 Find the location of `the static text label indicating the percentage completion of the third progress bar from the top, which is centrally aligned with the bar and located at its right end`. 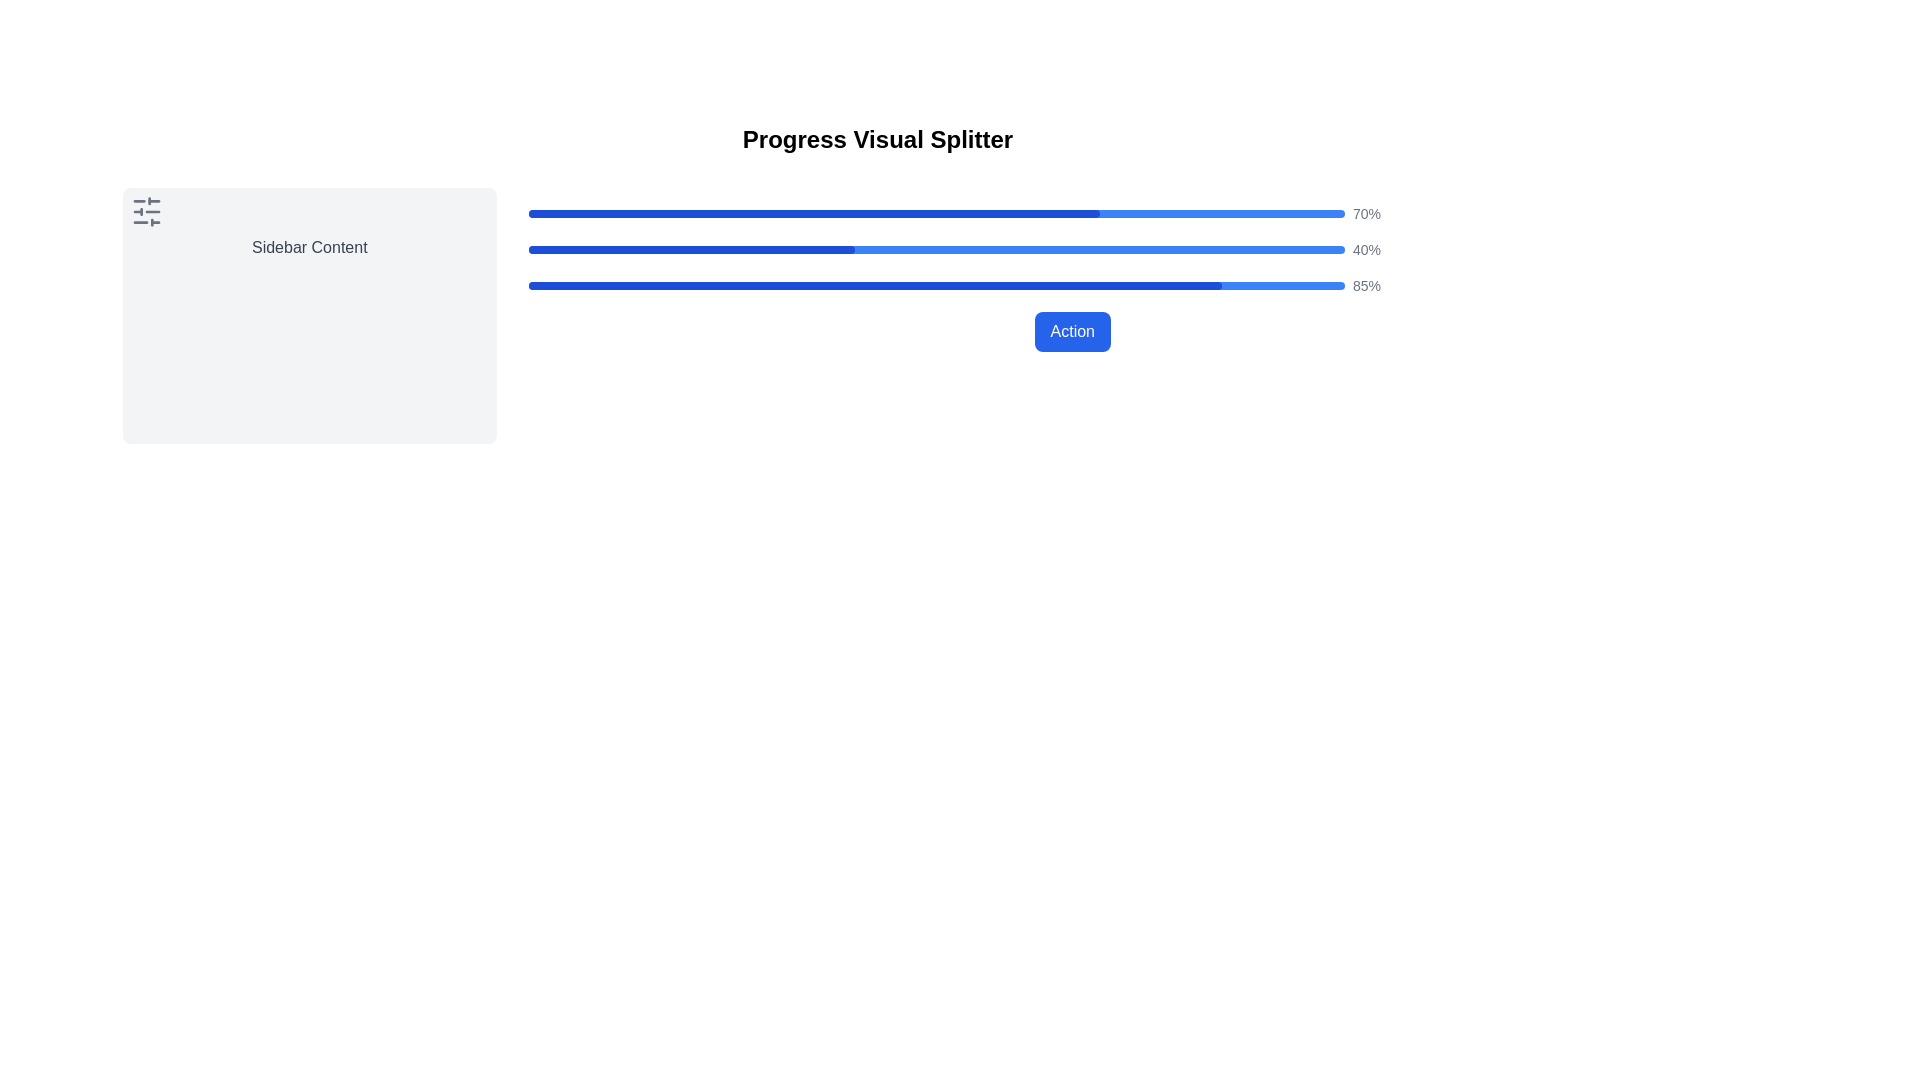

the static text label indicating the percentage completion of the third progress bar from the top, which is centrally aligned with the bar and located at its right end is located at coordinates (1365, 285).